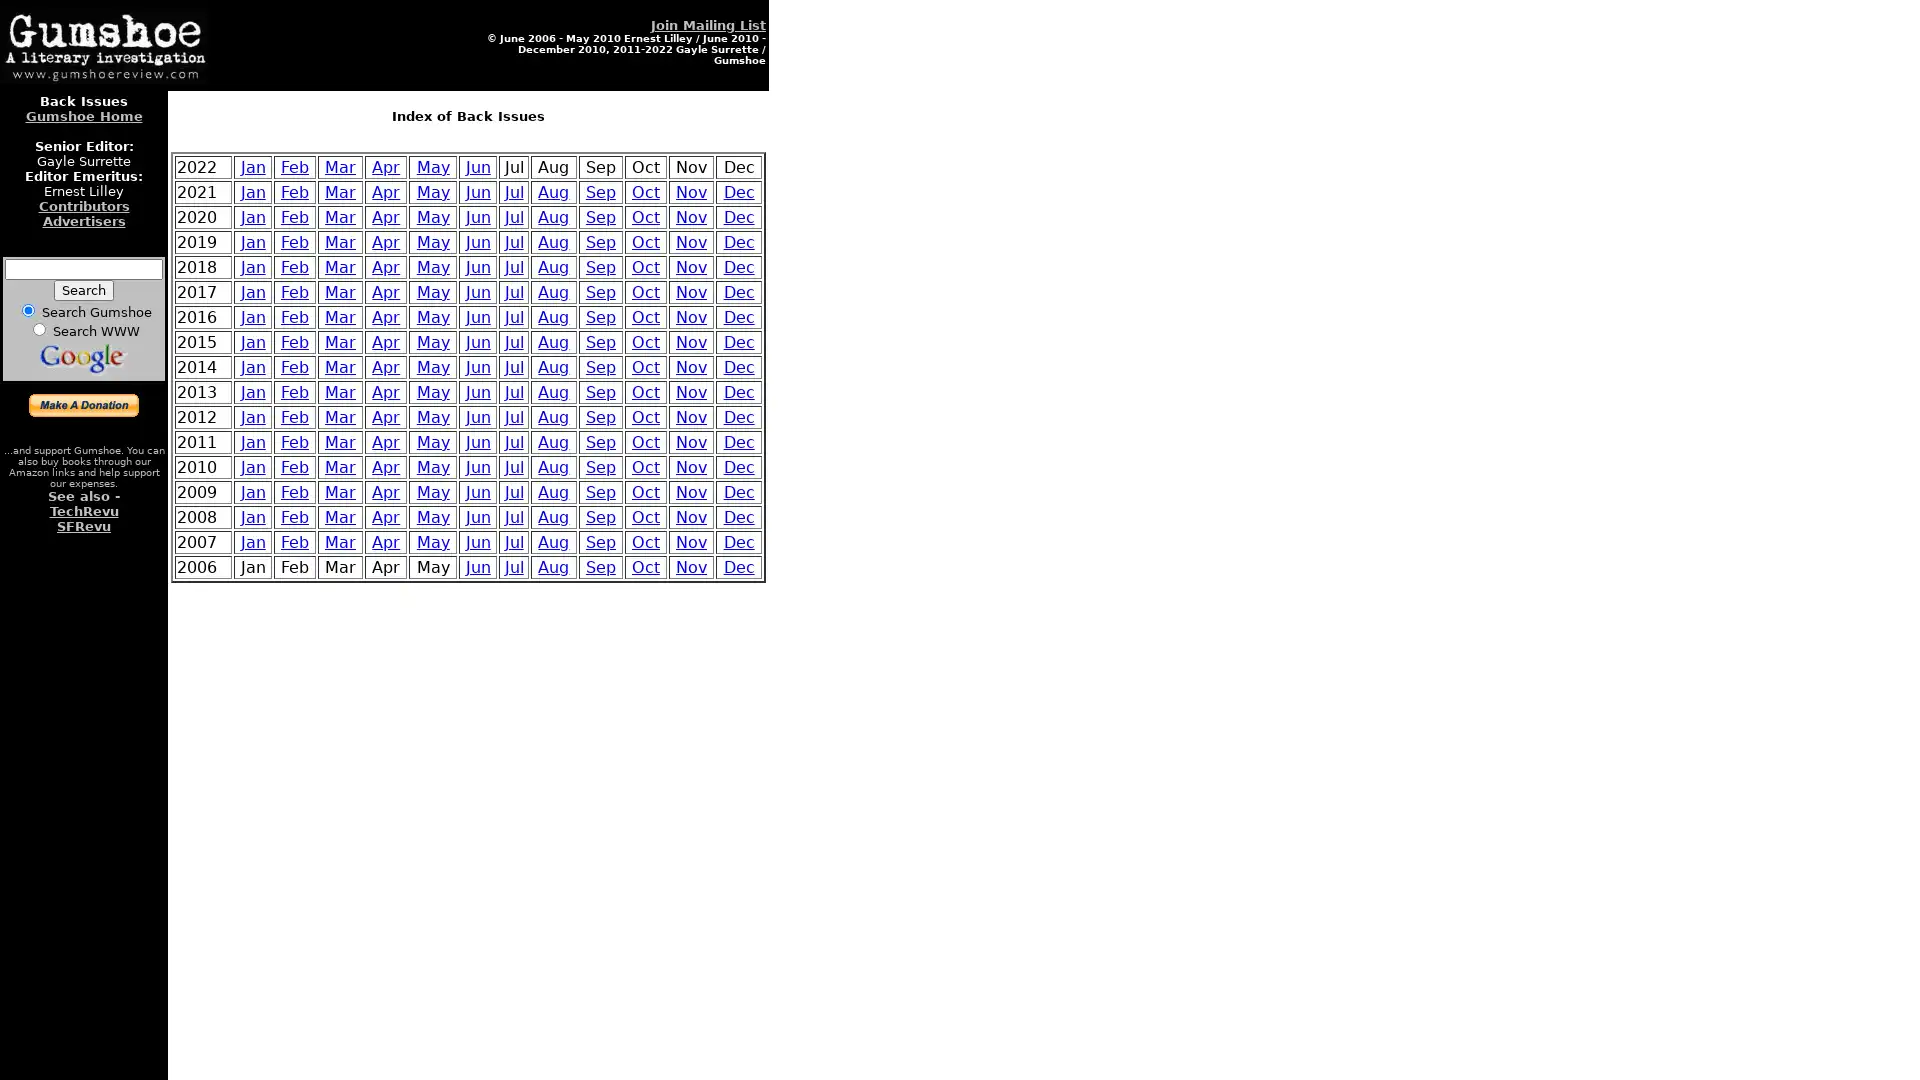  I want to click on Make payments with PayPal - it's fast, free and secure!, so click(83, 405).